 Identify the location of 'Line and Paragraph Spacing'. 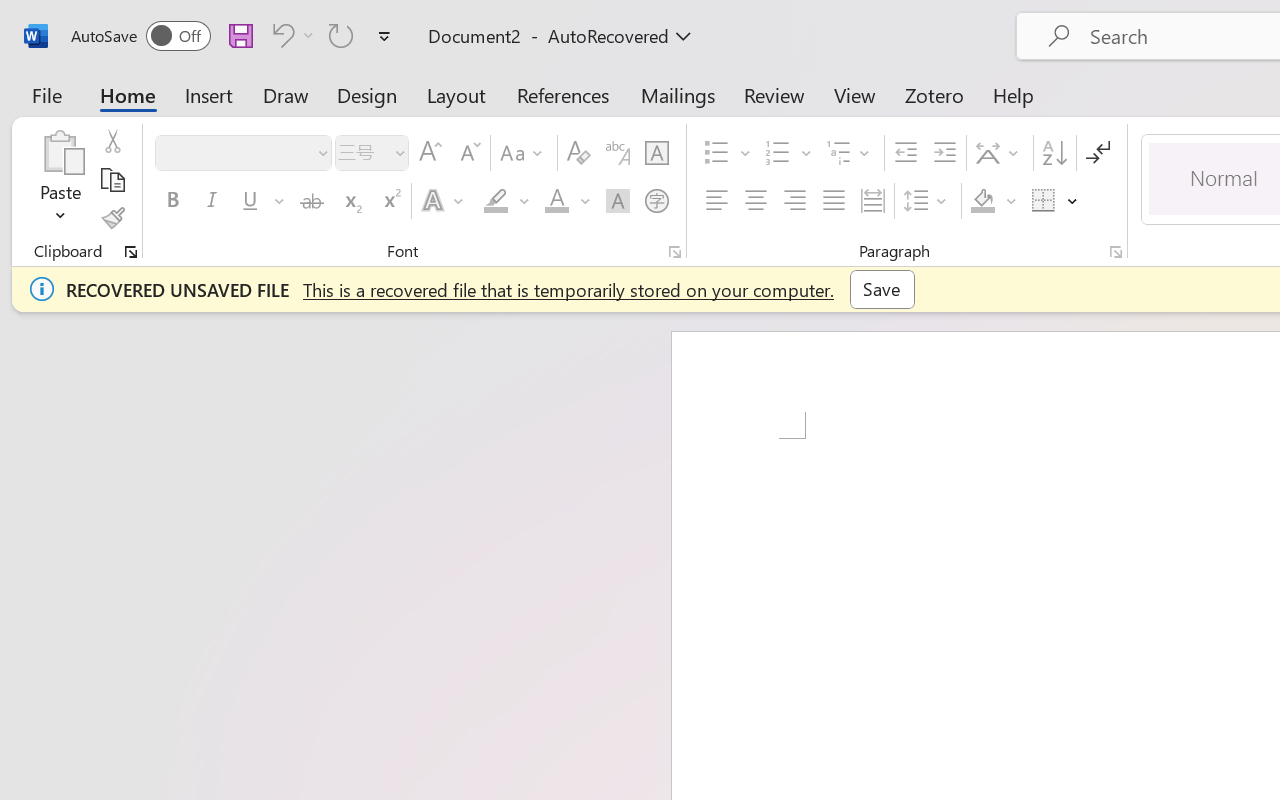
(927, 201).